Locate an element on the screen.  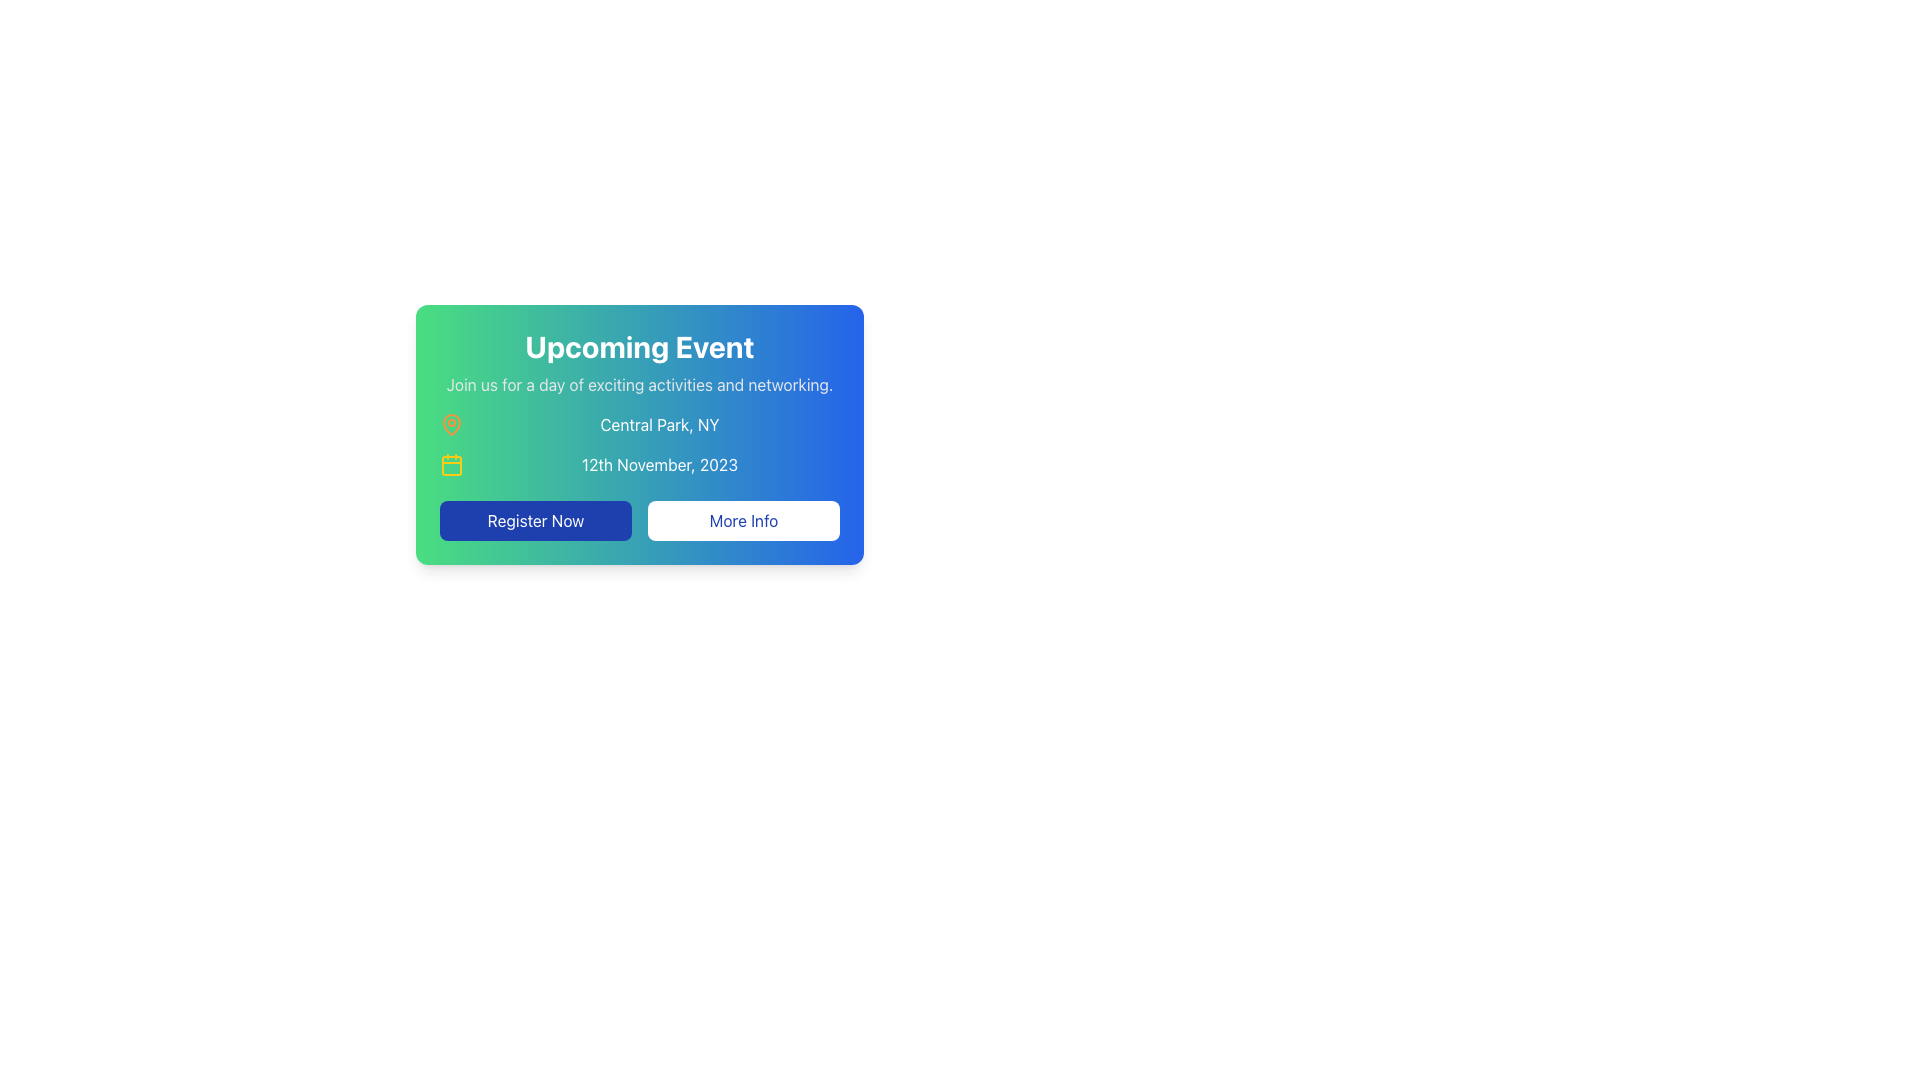
the static text element that provides contextual information about the event, located below the activities text and above the date within the 'Upcoming Event' card is located at coordinates (638, 423).